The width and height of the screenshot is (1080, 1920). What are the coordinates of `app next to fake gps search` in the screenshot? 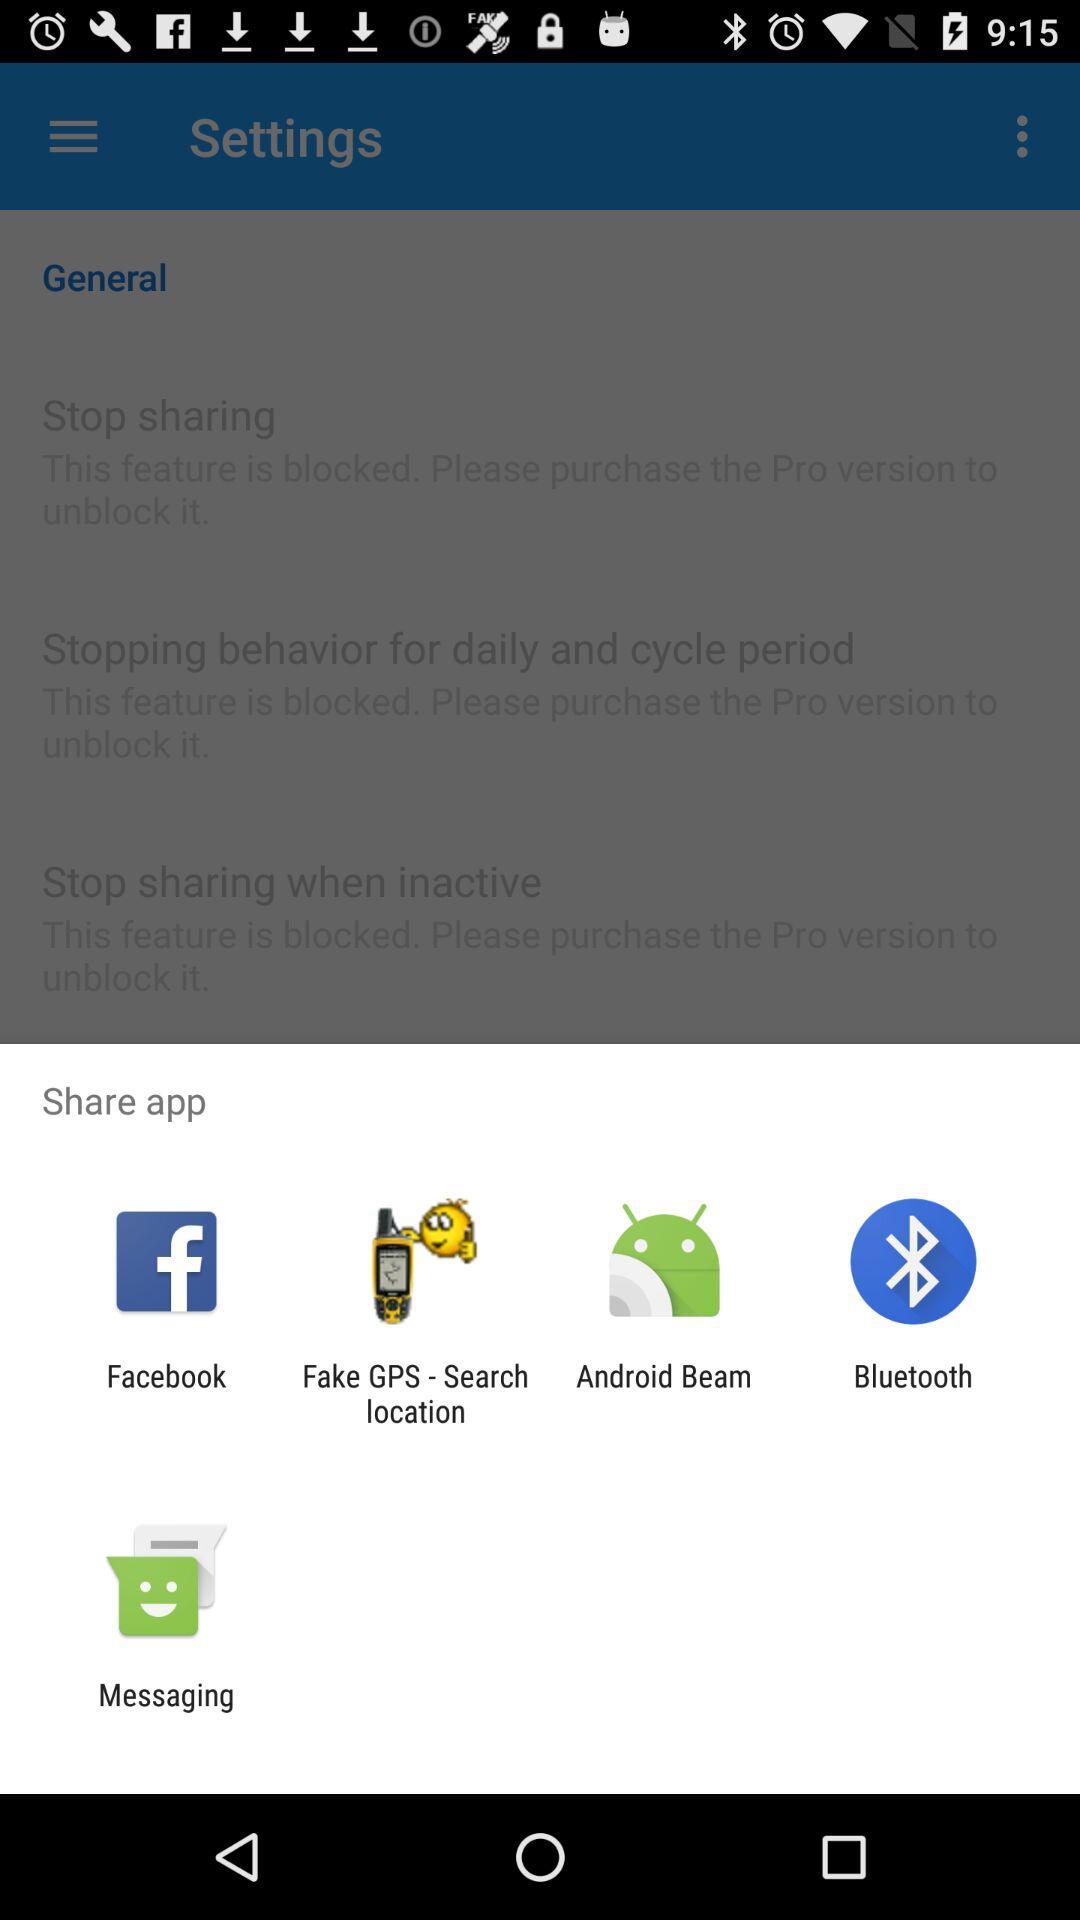 It's located at (165, 1392).